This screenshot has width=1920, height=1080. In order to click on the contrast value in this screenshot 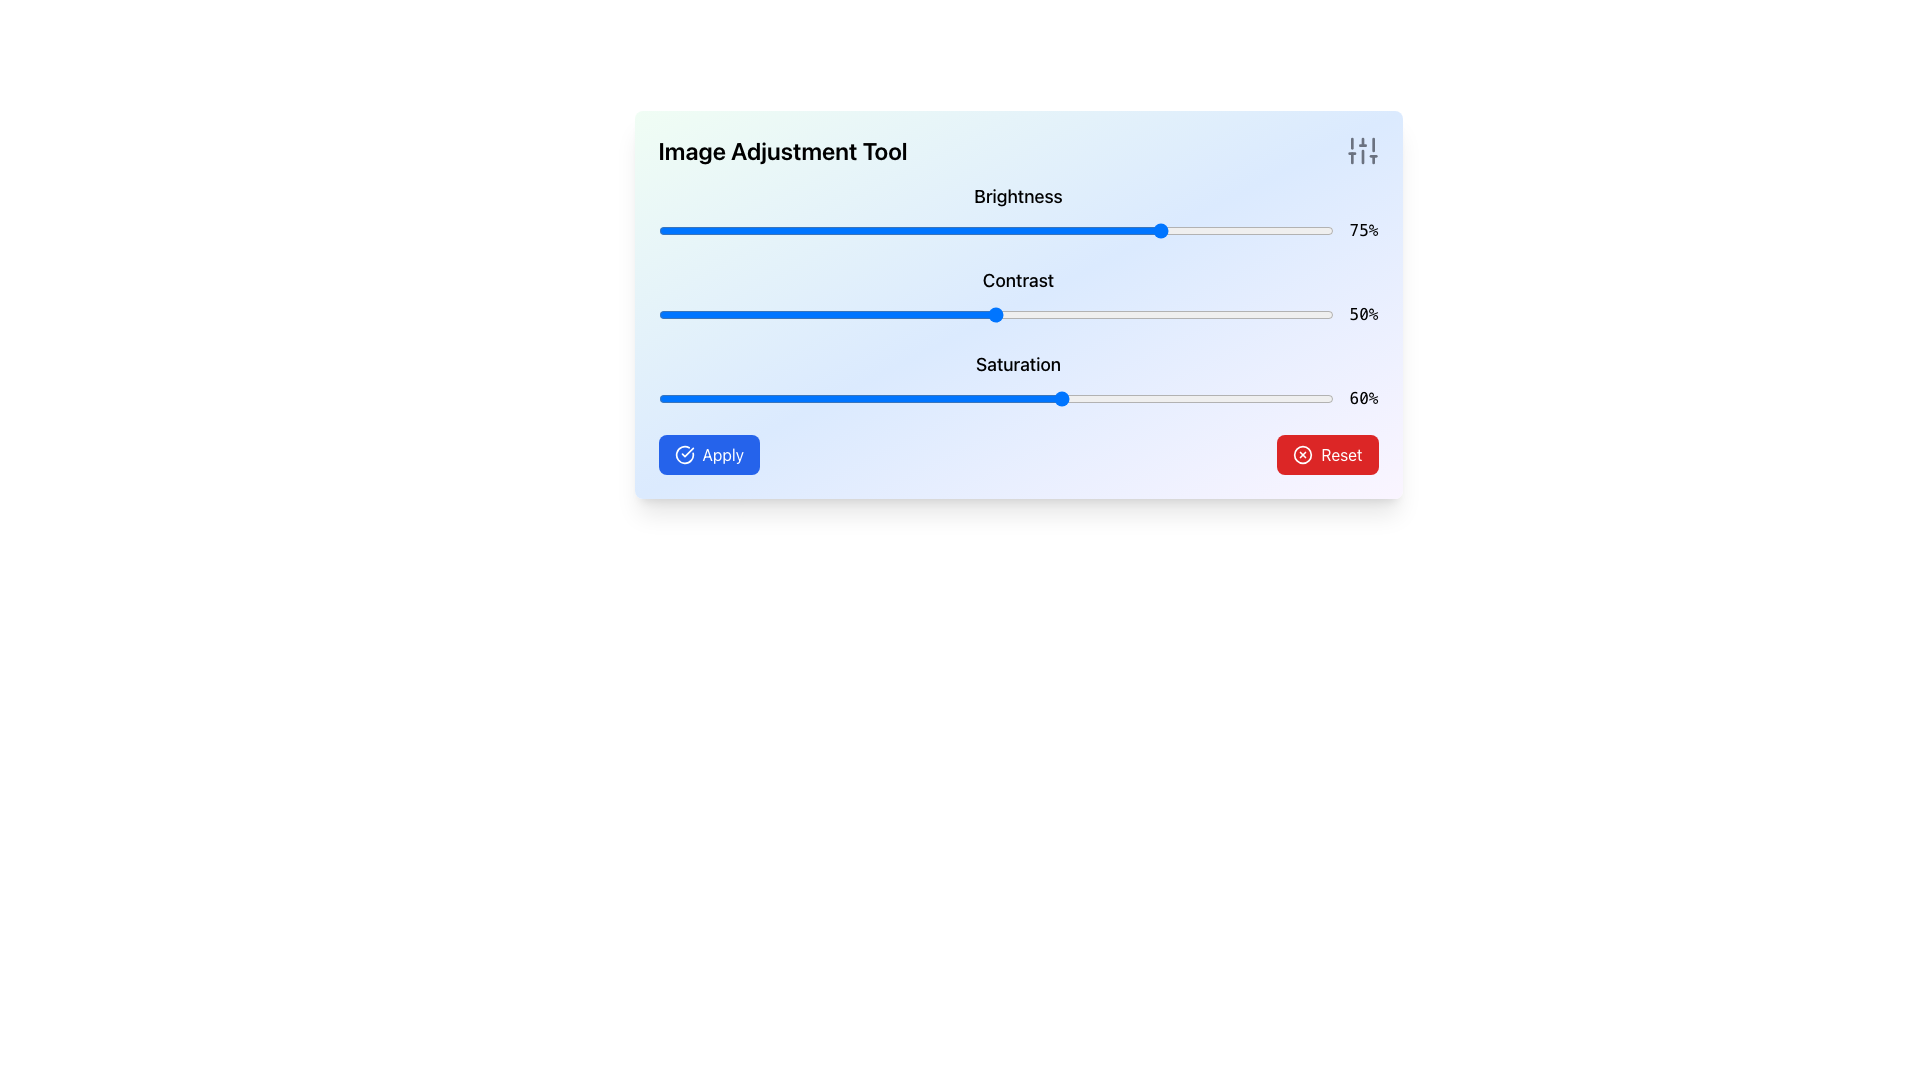, I will do `click(954, 315)`.